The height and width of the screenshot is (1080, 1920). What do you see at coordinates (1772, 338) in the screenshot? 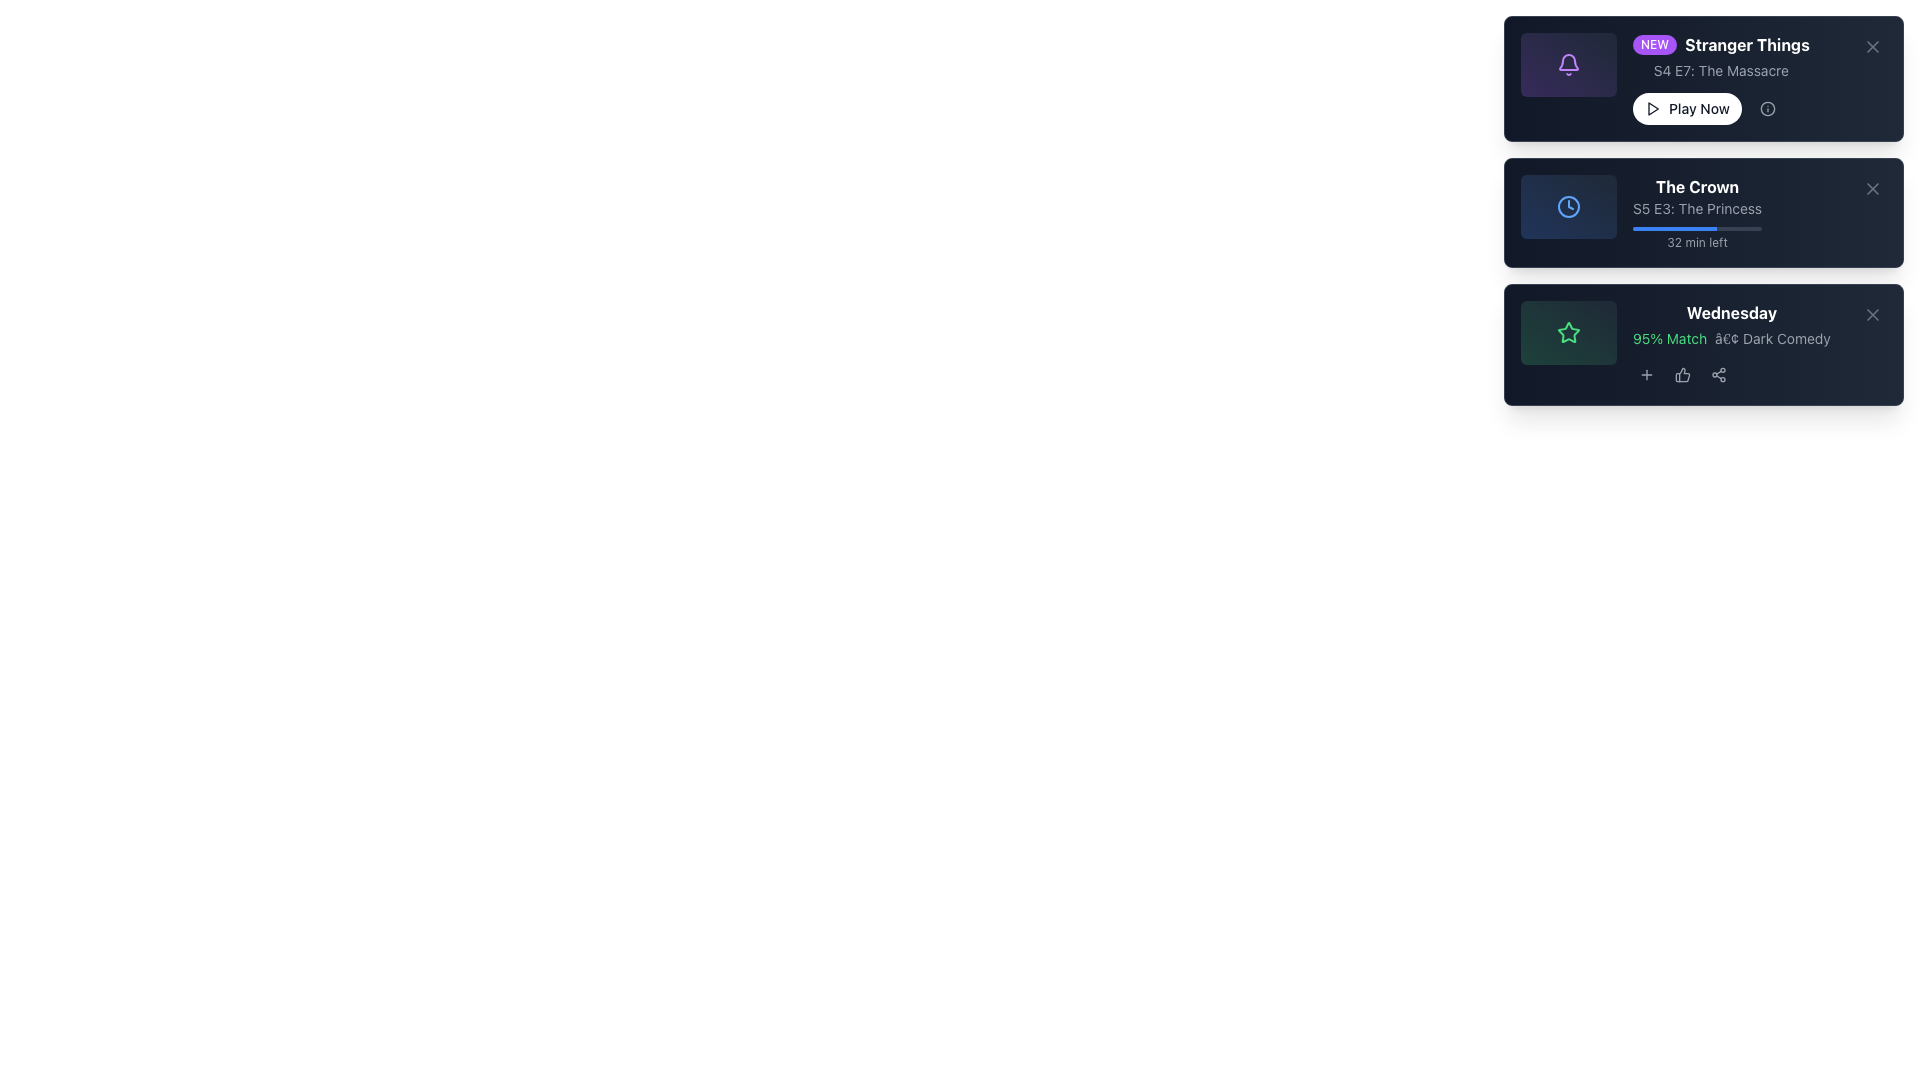
I see `the categorization label associated with the 'Wednesday' show, located to the right of the green text '95% Match' in the third content card` at bounding box center [1772, 338].